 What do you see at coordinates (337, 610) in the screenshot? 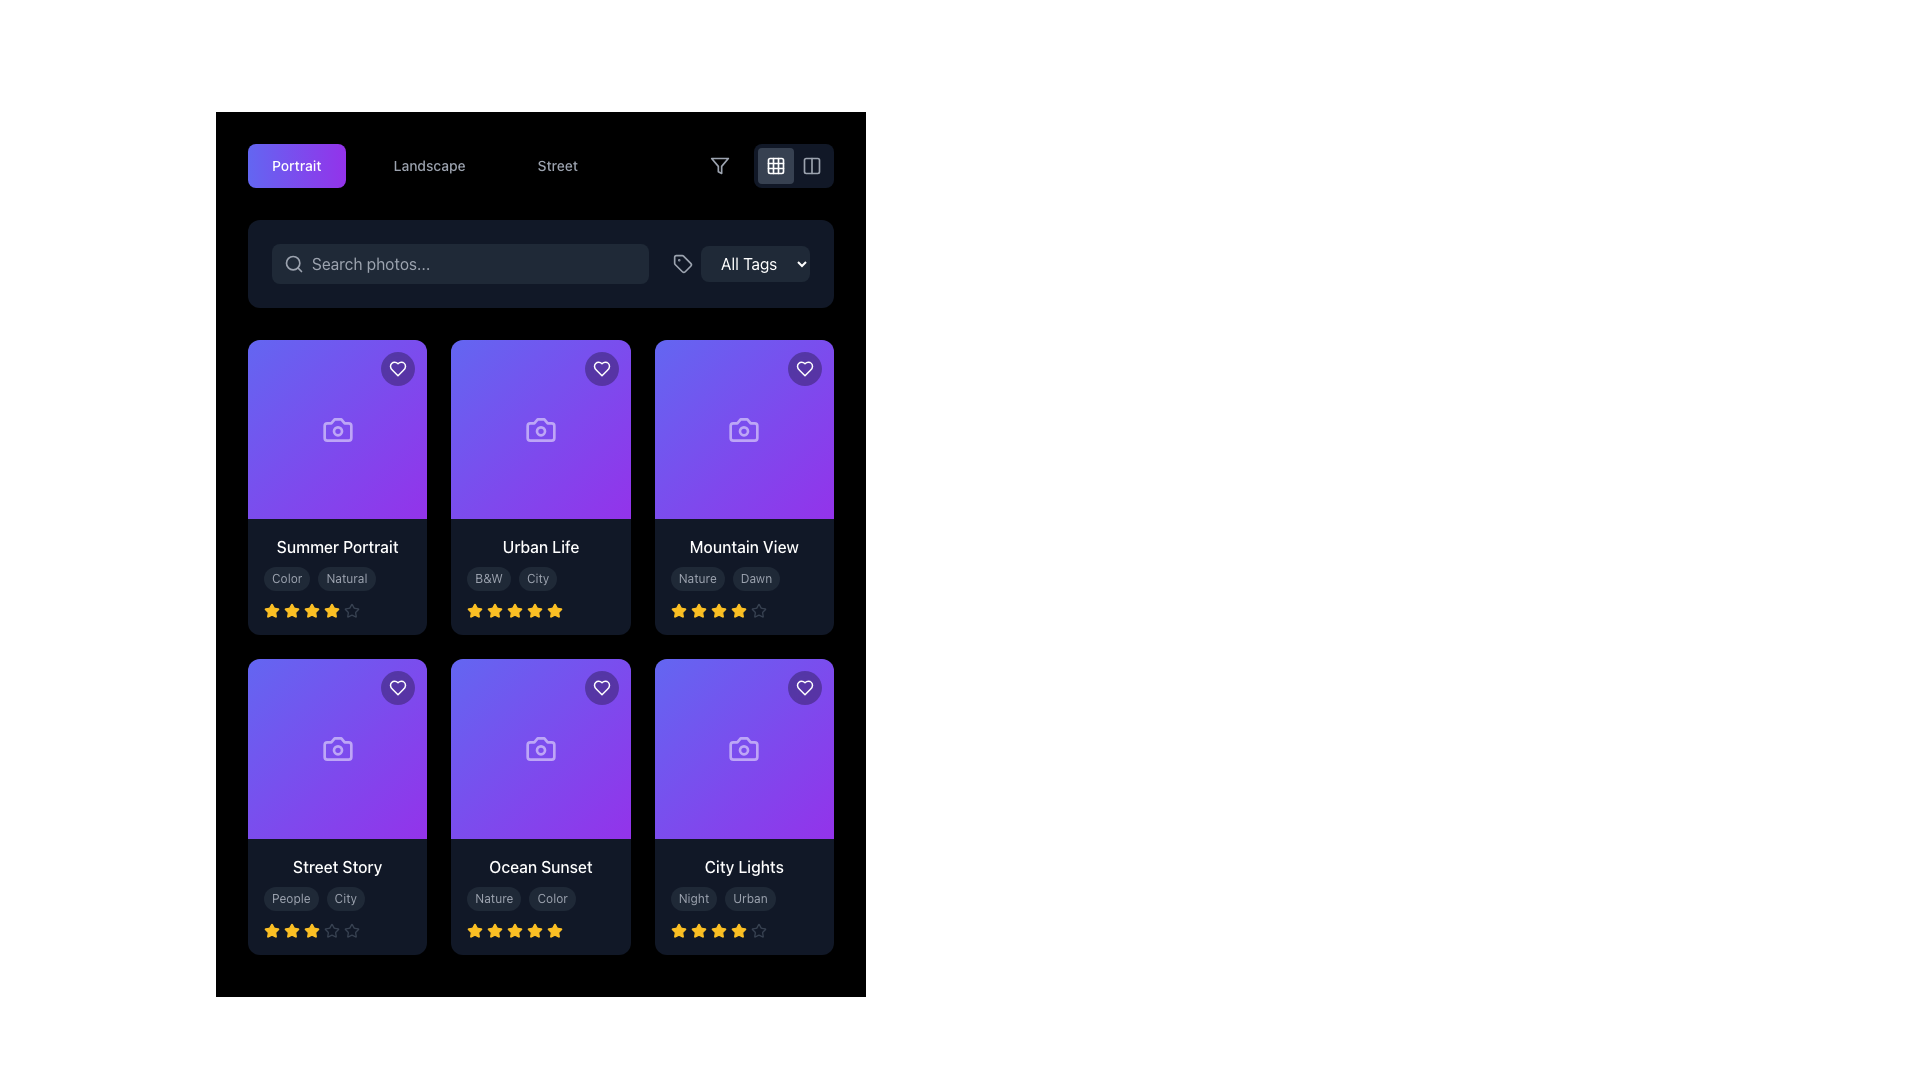
I see `the rating indicator composed of star icons located below the text 'Summer Portrait' to visually associate the rating with the respective item` at bounding box center [337, 610].